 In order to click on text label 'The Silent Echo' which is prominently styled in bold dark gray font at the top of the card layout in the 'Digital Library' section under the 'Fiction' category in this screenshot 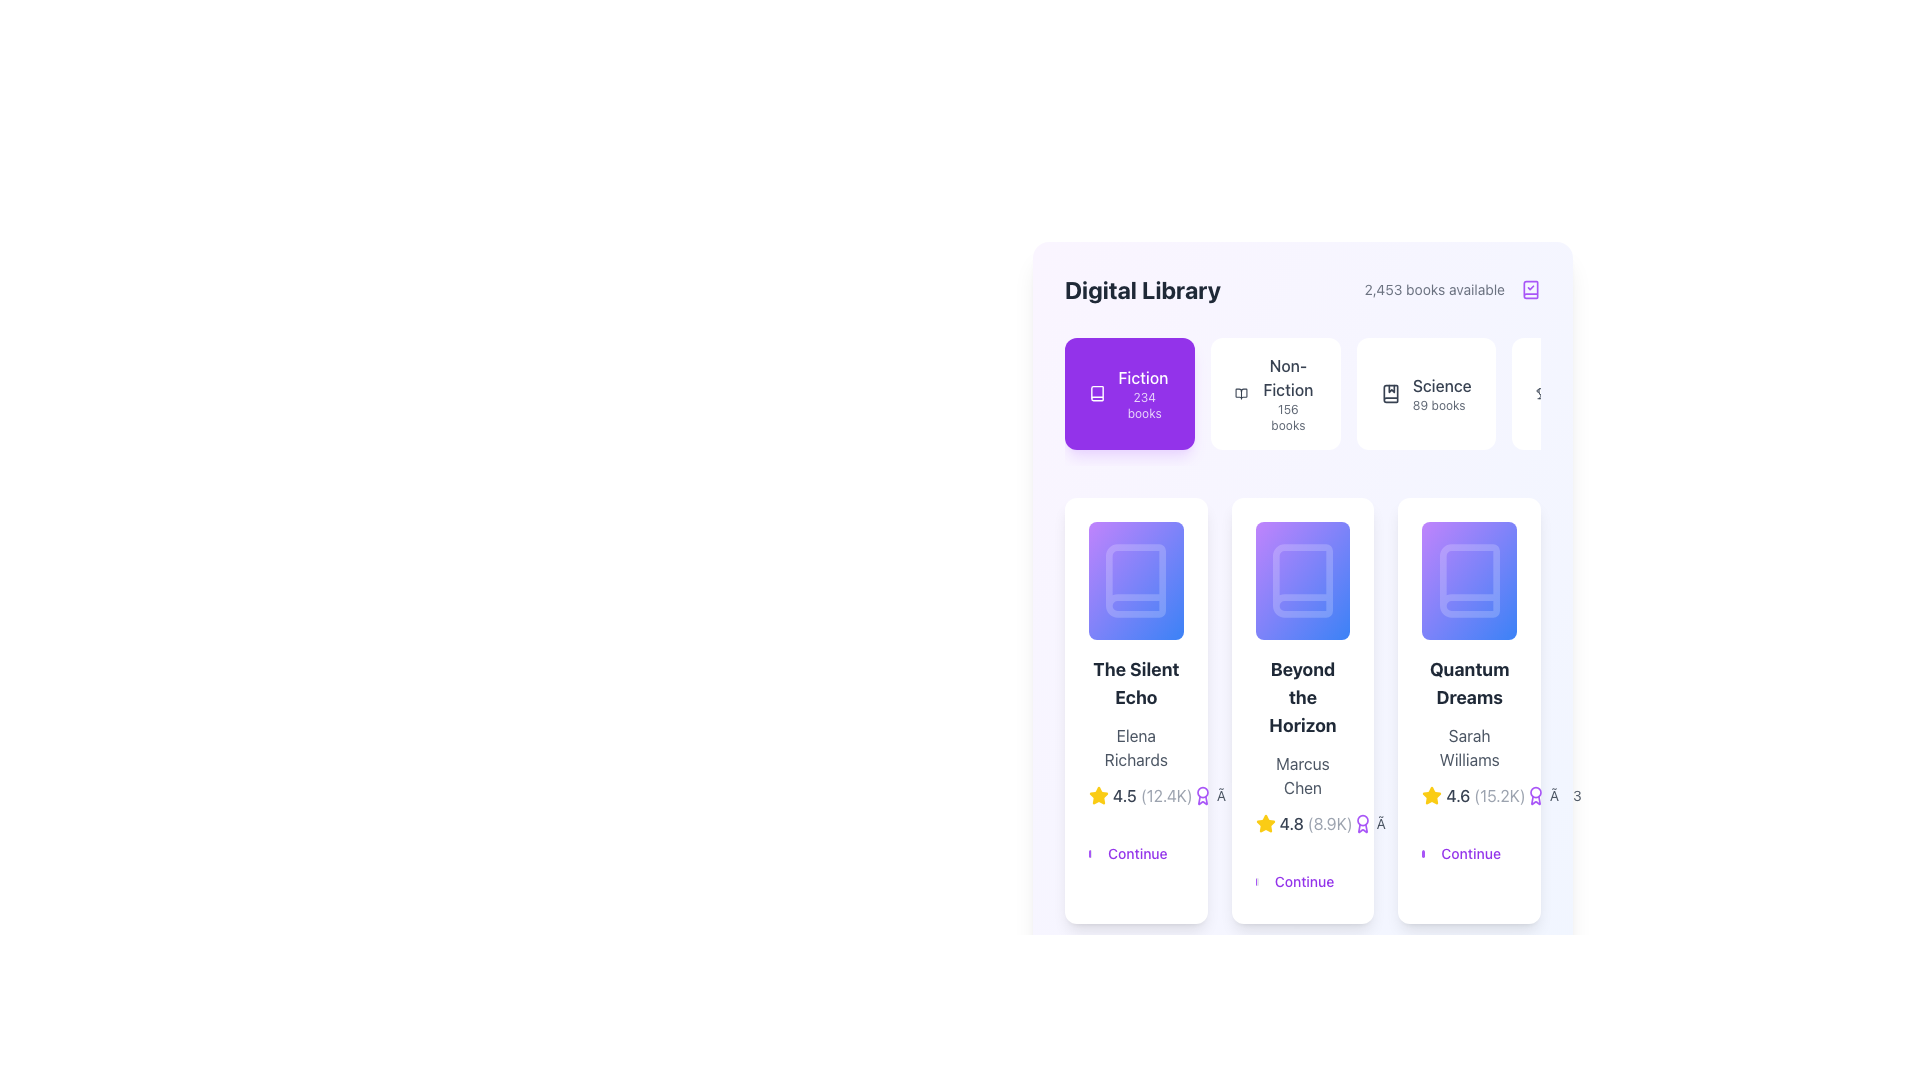, I will do `click(1136, 683)`.